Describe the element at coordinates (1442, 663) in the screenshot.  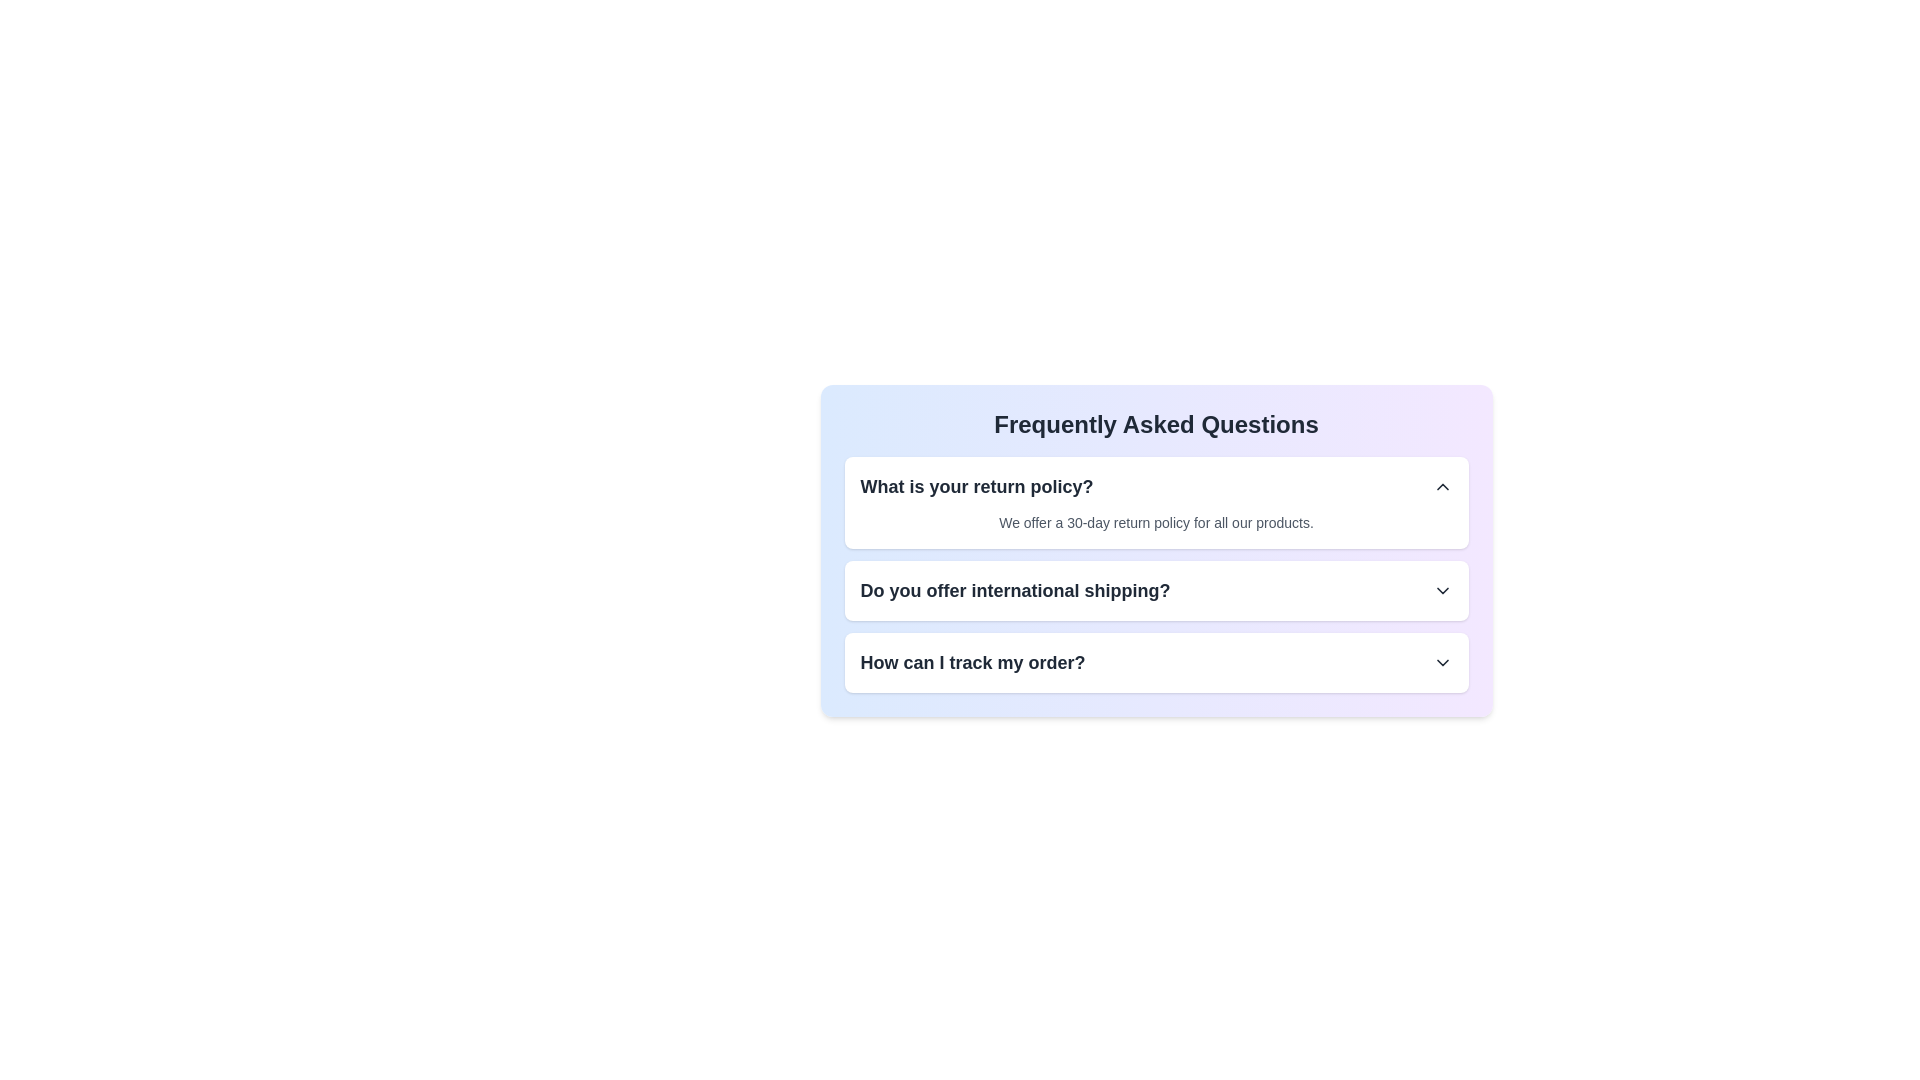
I see `the expand/collapse icon next to the FAQ with the question 'How can I track my order?'` at that location.